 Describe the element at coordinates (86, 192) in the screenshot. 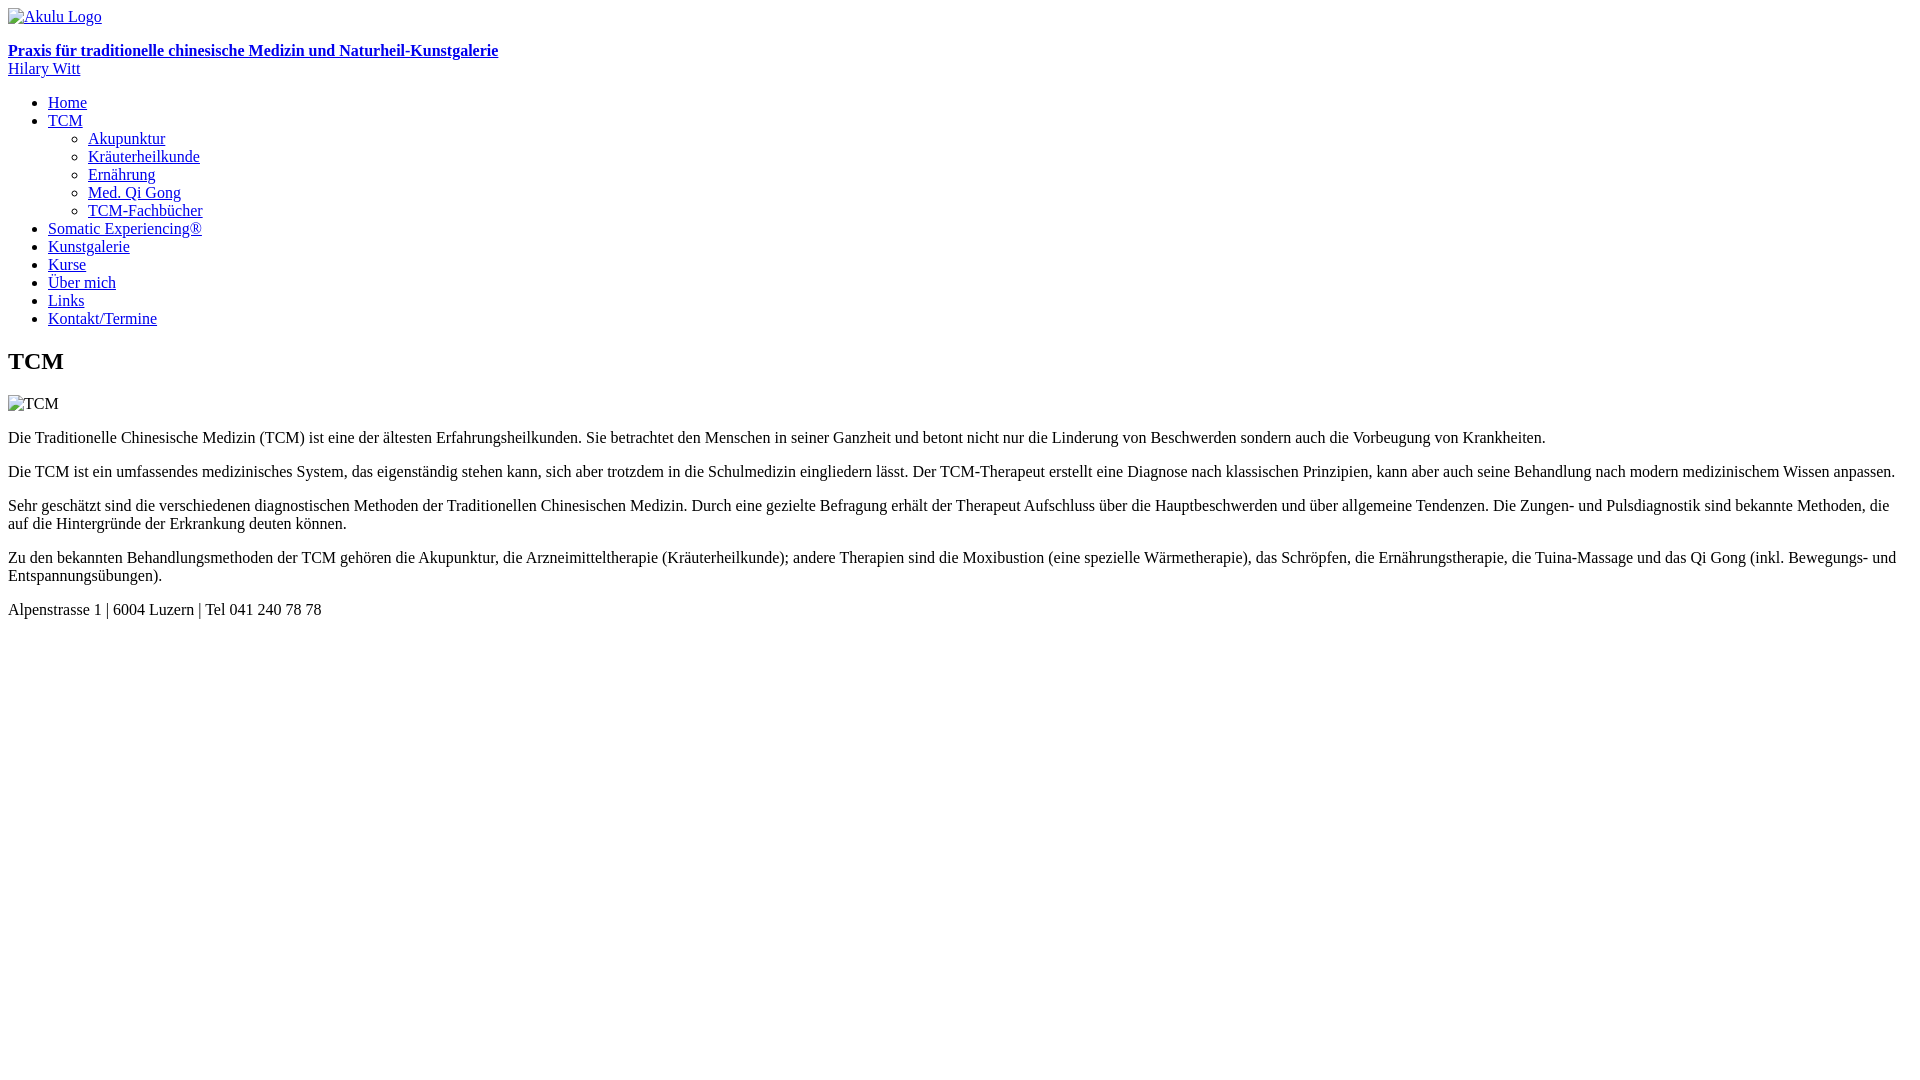

I see `'Med. Qi Gong'` at that location.